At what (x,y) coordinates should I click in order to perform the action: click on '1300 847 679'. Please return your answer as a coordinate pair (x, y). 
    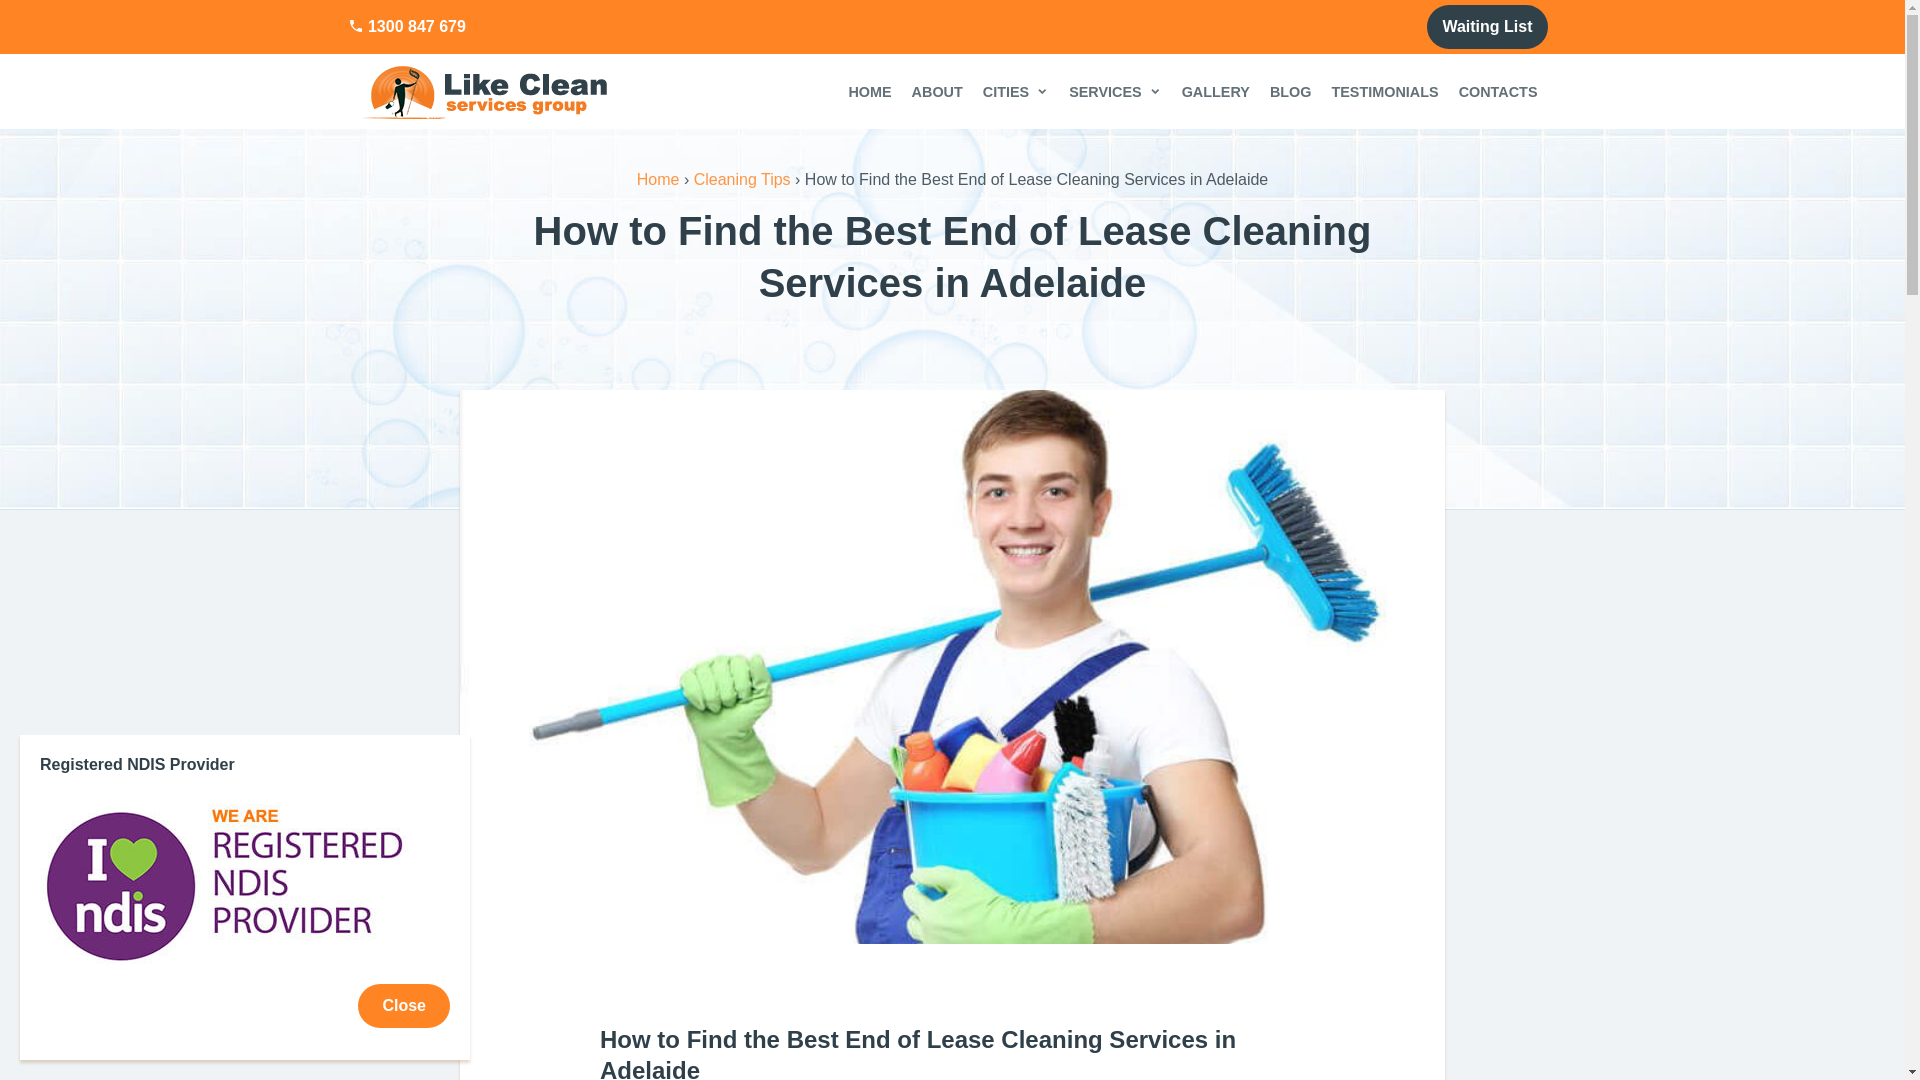
    Looking at the image, I should click on (406, 27).